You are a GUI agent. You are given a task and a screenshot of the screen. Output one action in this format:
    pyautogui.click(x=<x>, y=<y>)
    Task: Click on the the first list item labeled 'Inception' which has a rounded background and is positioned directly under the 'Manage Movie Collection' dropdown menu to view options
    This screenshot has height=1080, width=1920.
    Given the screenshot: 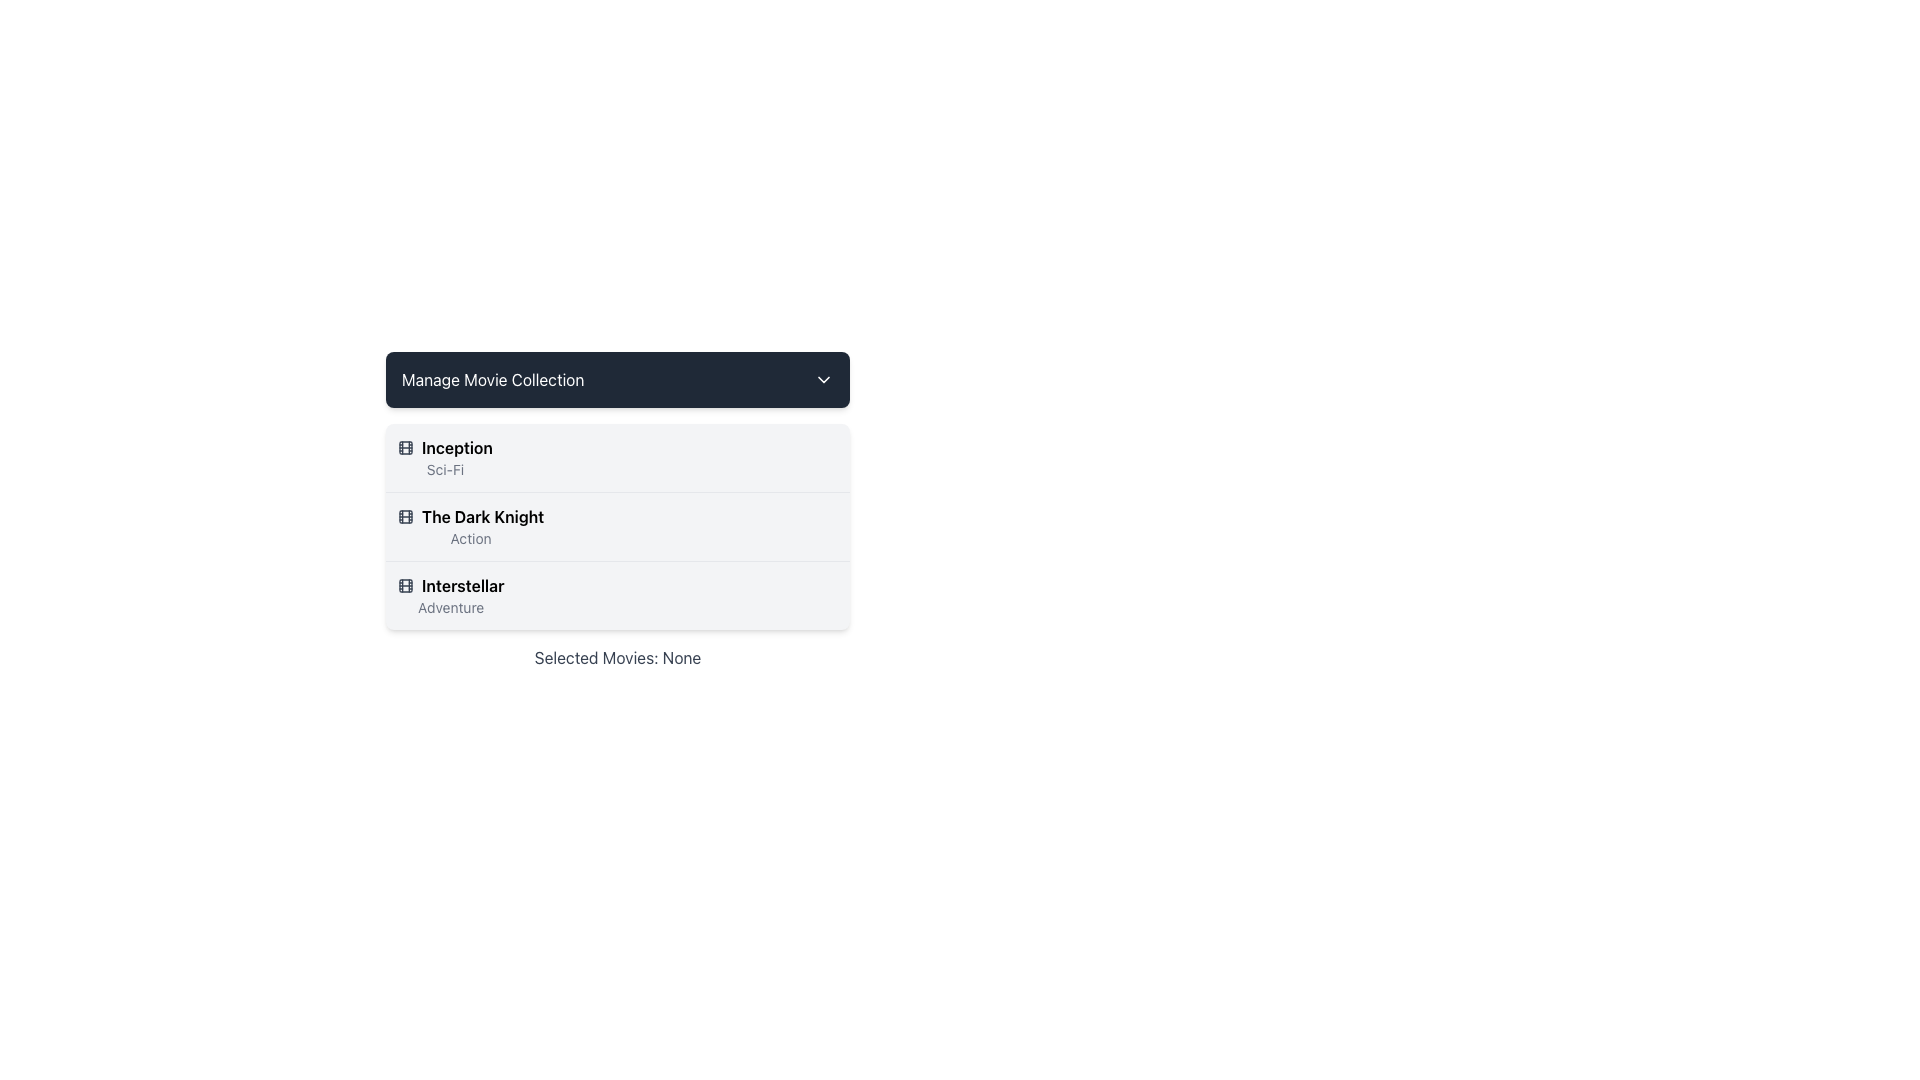 What is the action you would take?
    pyautogui.click(x=617, y=458)
    